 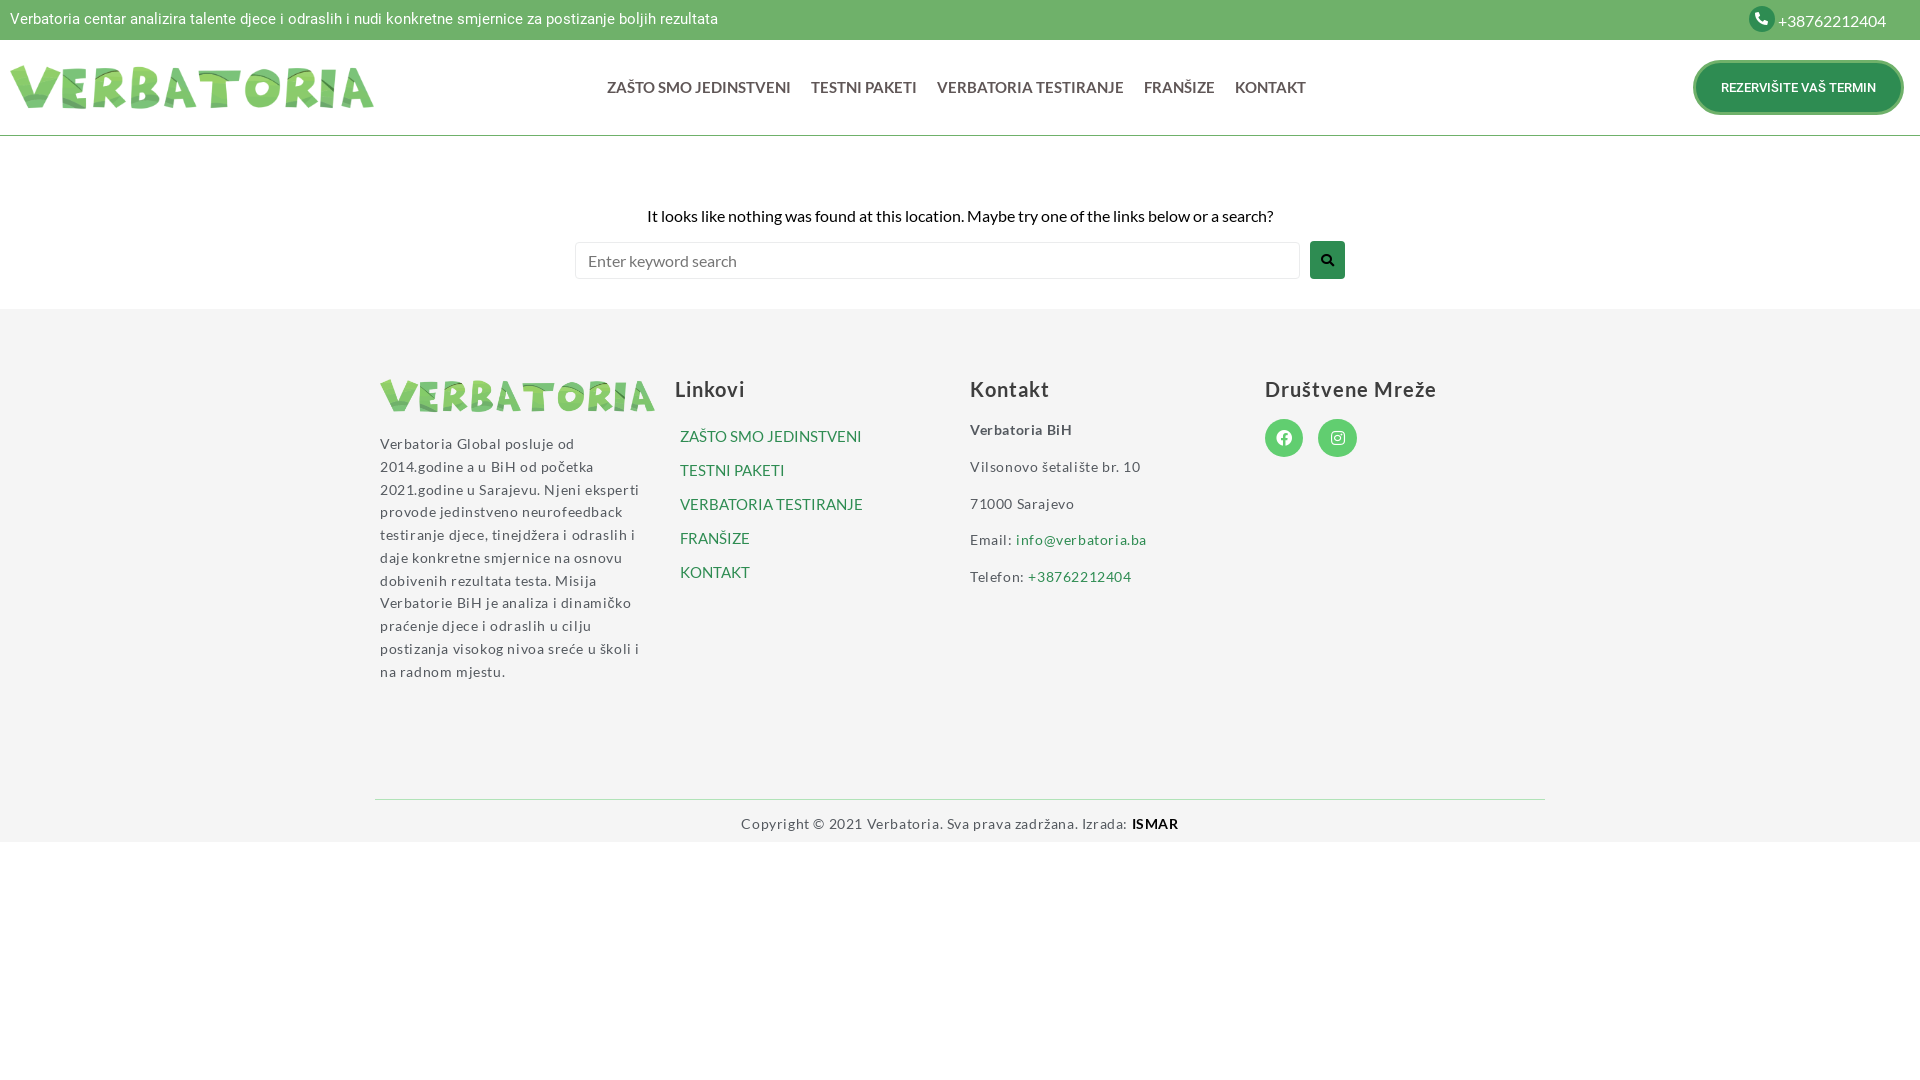 I want to click on '+38762212404', so click(x=1832, y=19).